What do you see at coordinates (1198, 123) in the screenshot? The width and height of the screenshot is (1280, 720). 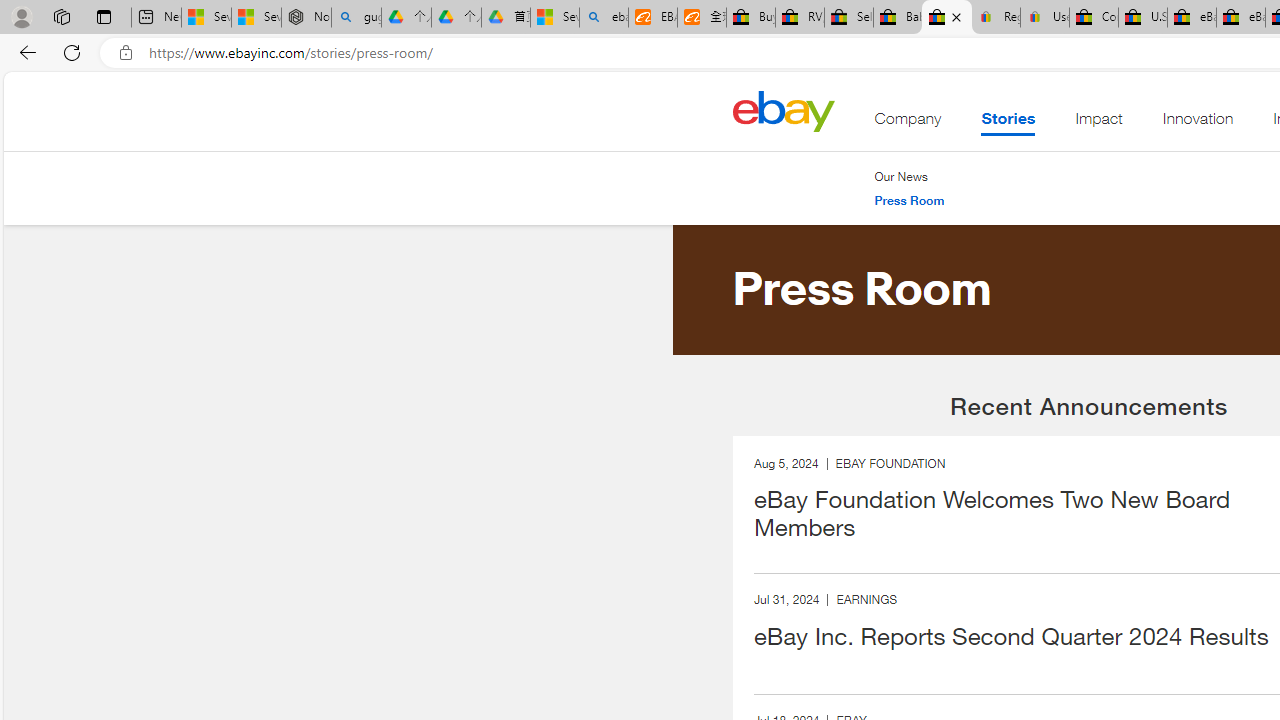 I see `'Innovation'` at bounding box center [1198, 123].